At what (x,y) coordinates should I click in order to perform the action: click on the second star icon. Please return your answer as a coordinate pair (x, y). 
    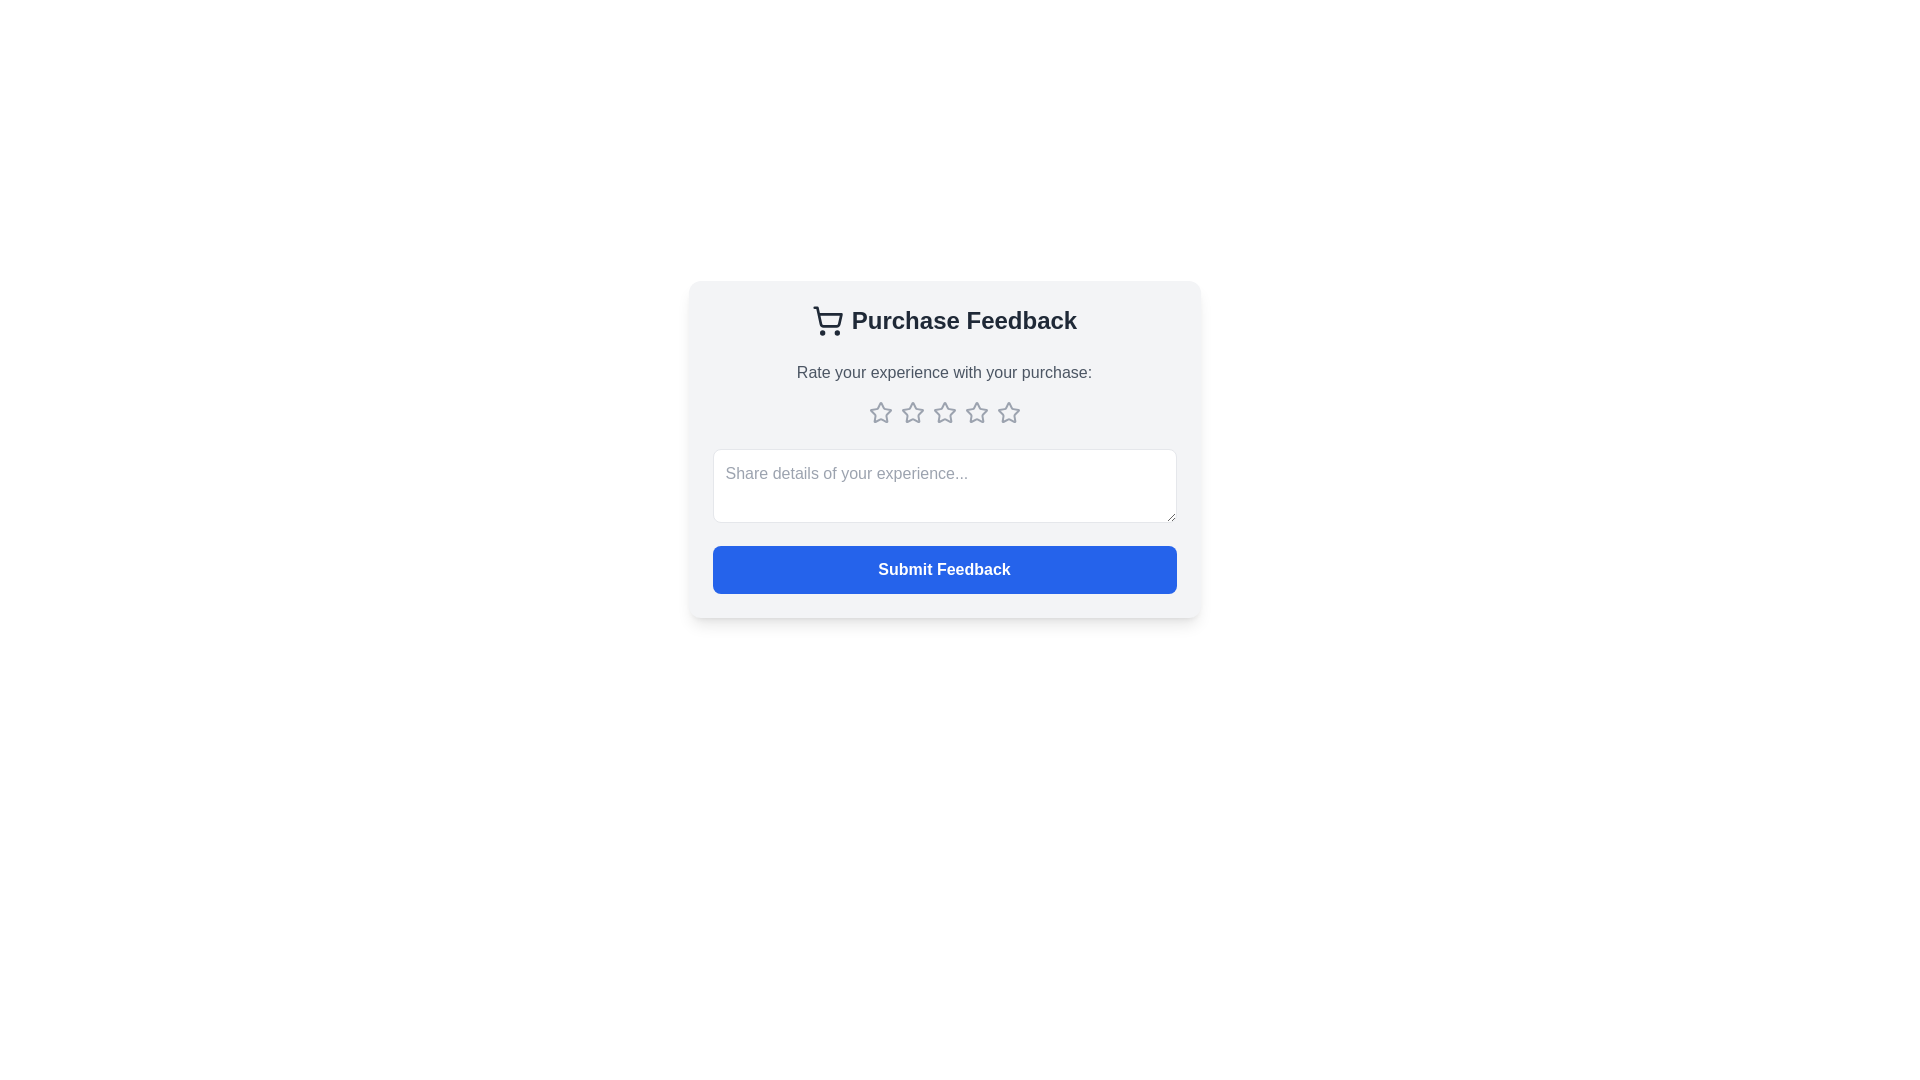
    Looking at the image, I should click on (911, 411).